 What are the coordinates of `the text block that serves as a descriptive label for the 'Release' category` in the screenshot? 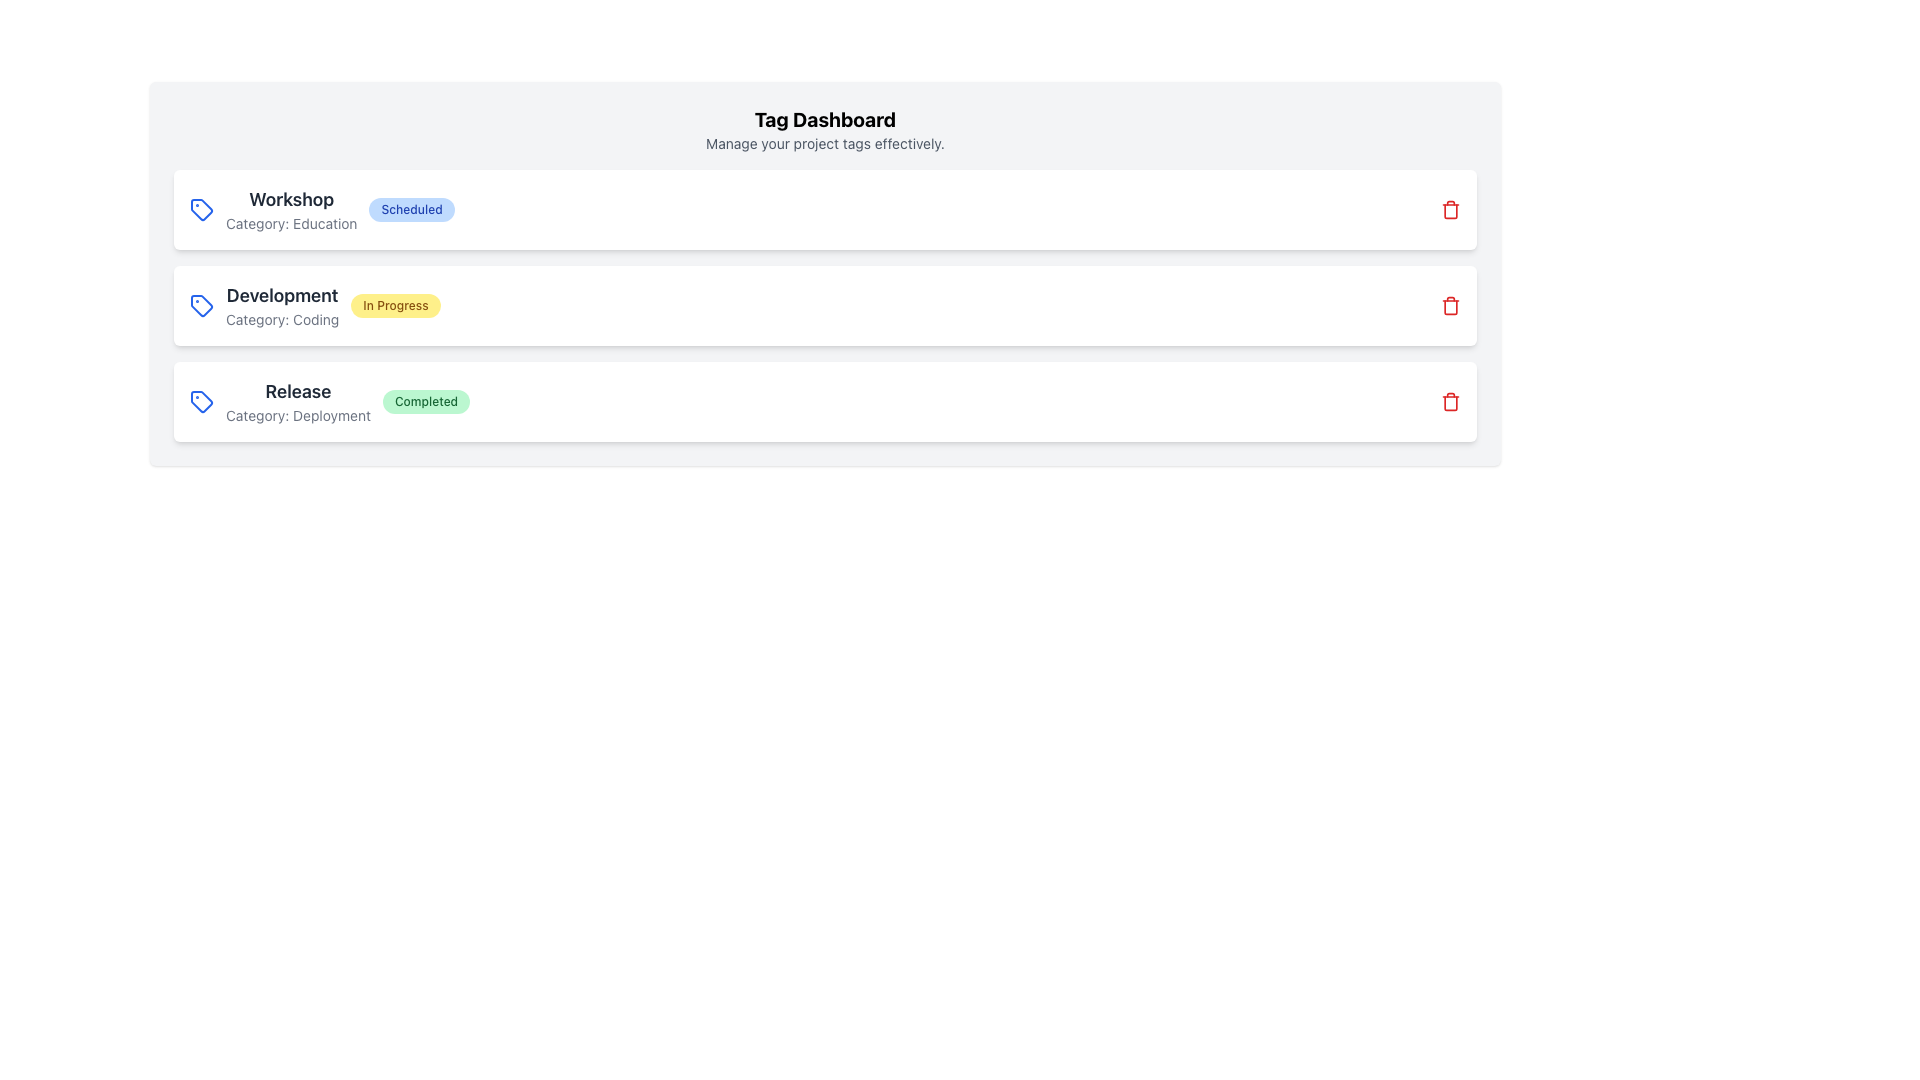 It's located at (297, 401).